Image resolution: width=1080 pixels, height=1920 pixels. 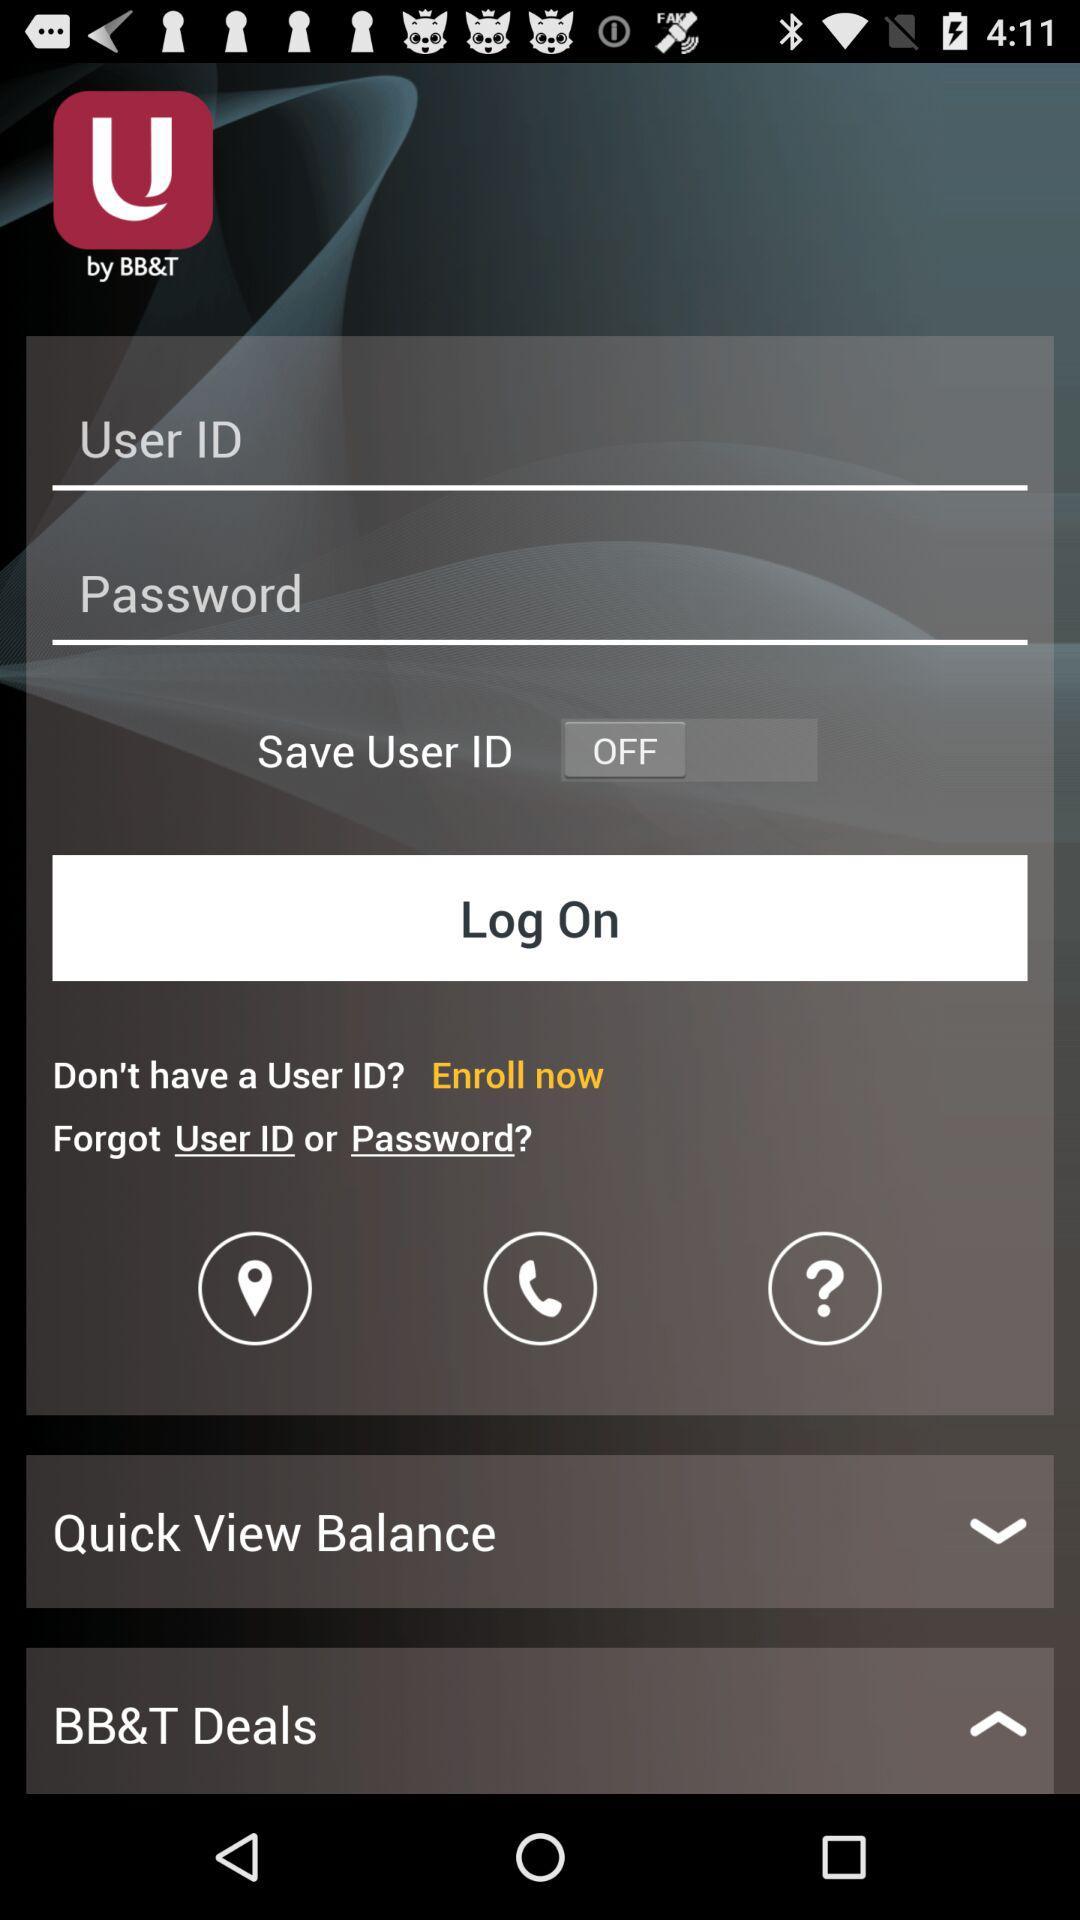 I want to click on enroll now item, so click(x=516, y=1073).